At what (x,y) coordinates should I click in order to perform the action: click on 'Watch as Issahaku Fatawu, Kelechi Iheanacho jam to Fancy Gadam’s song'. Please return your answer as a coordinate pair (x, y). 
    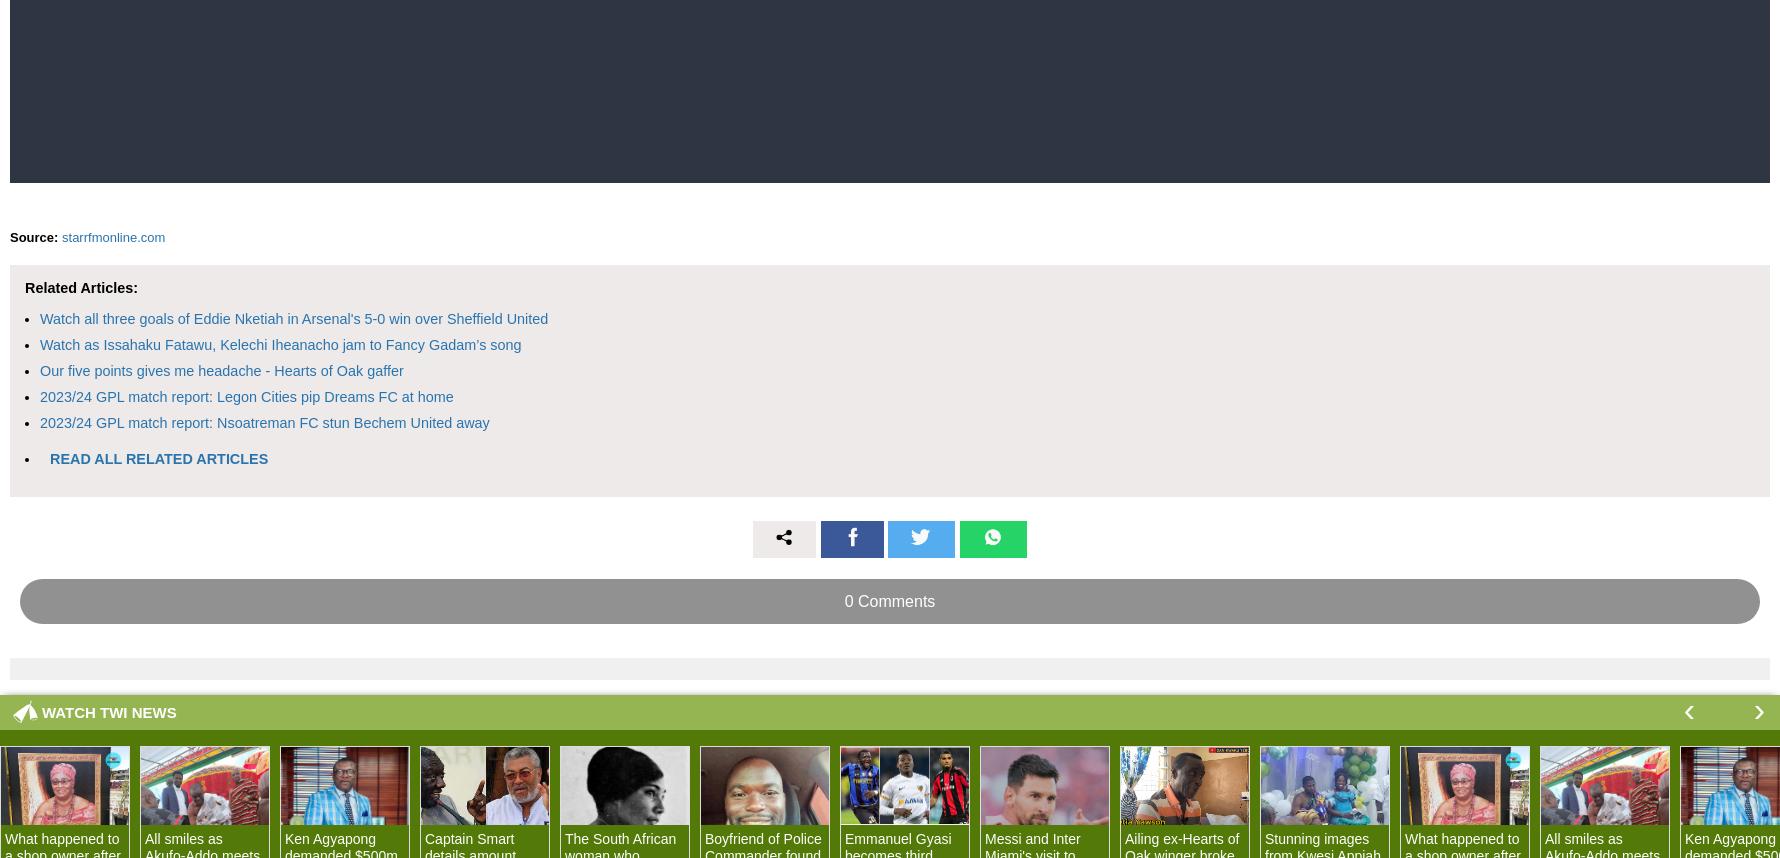
    Looking at the image, I should click on (279, 342).